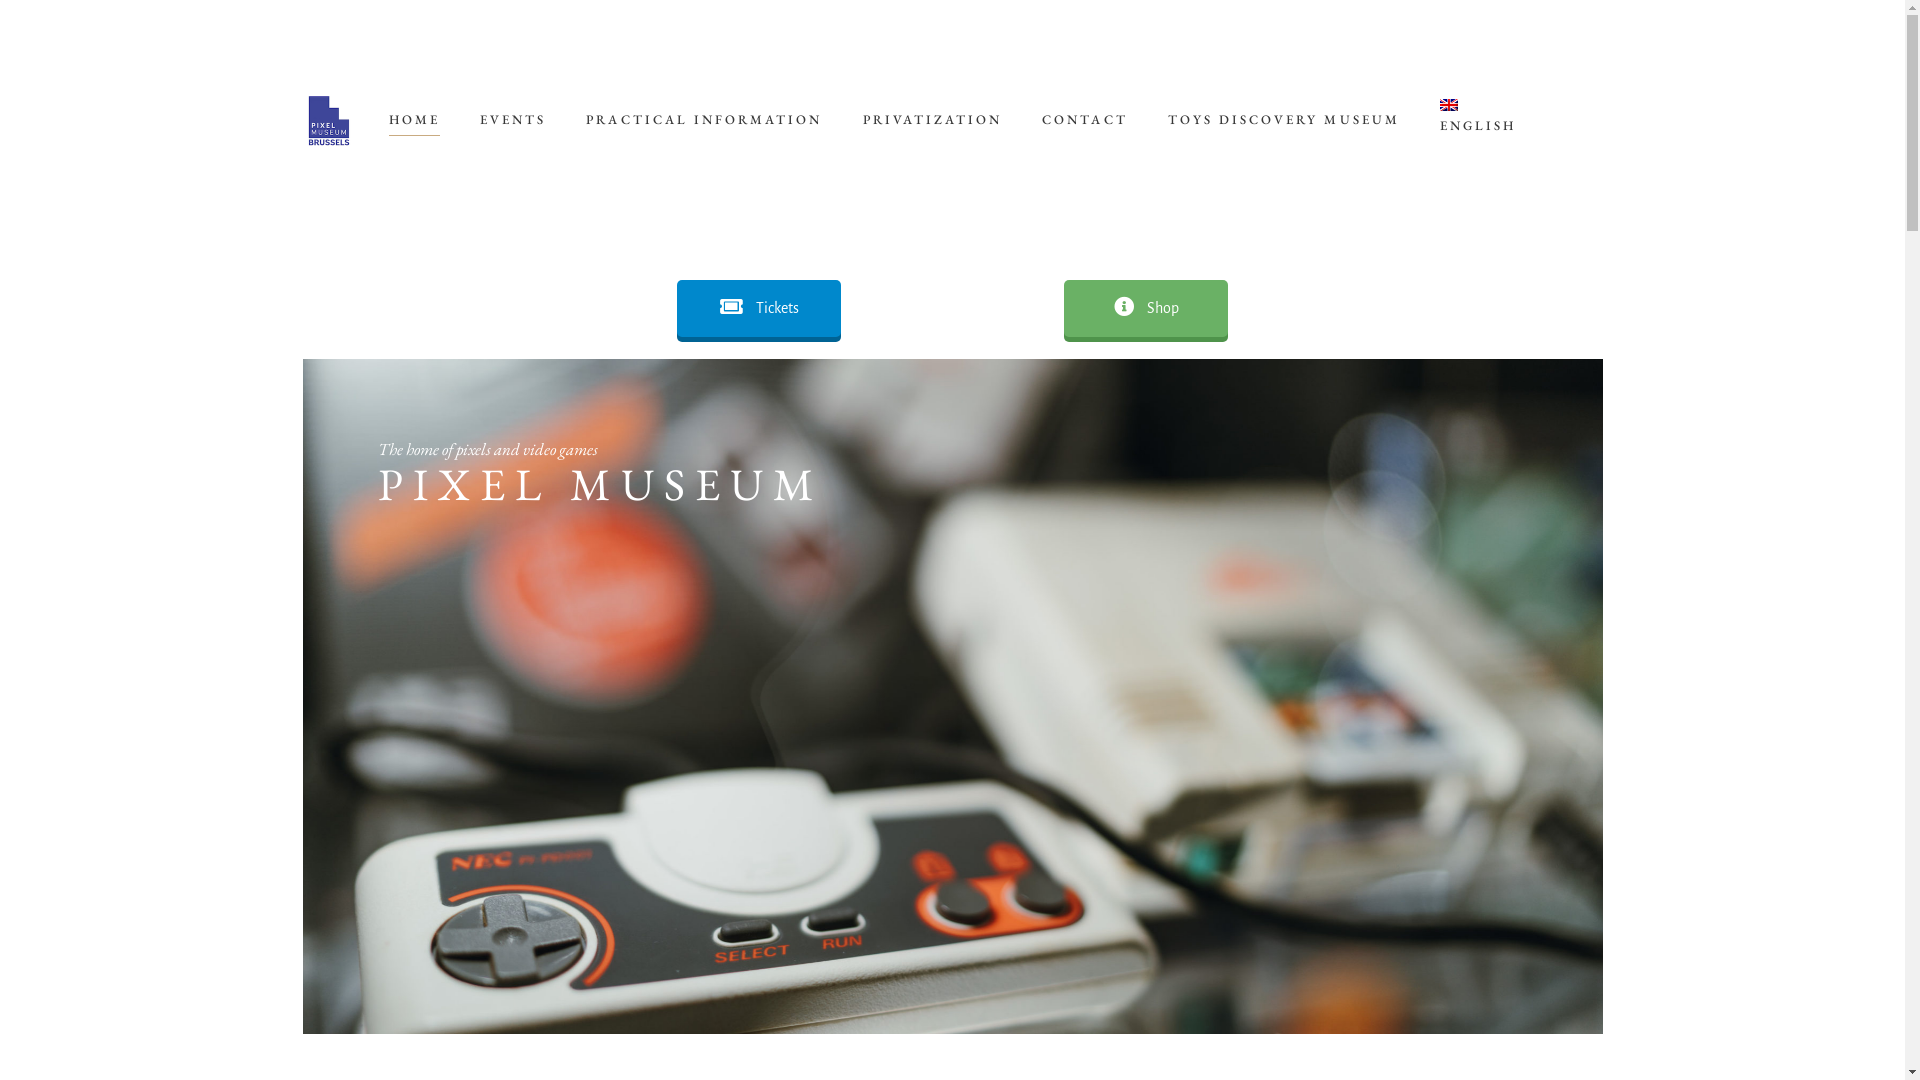  I want to click on 'PRIVATIZATION', so click(843, 119).